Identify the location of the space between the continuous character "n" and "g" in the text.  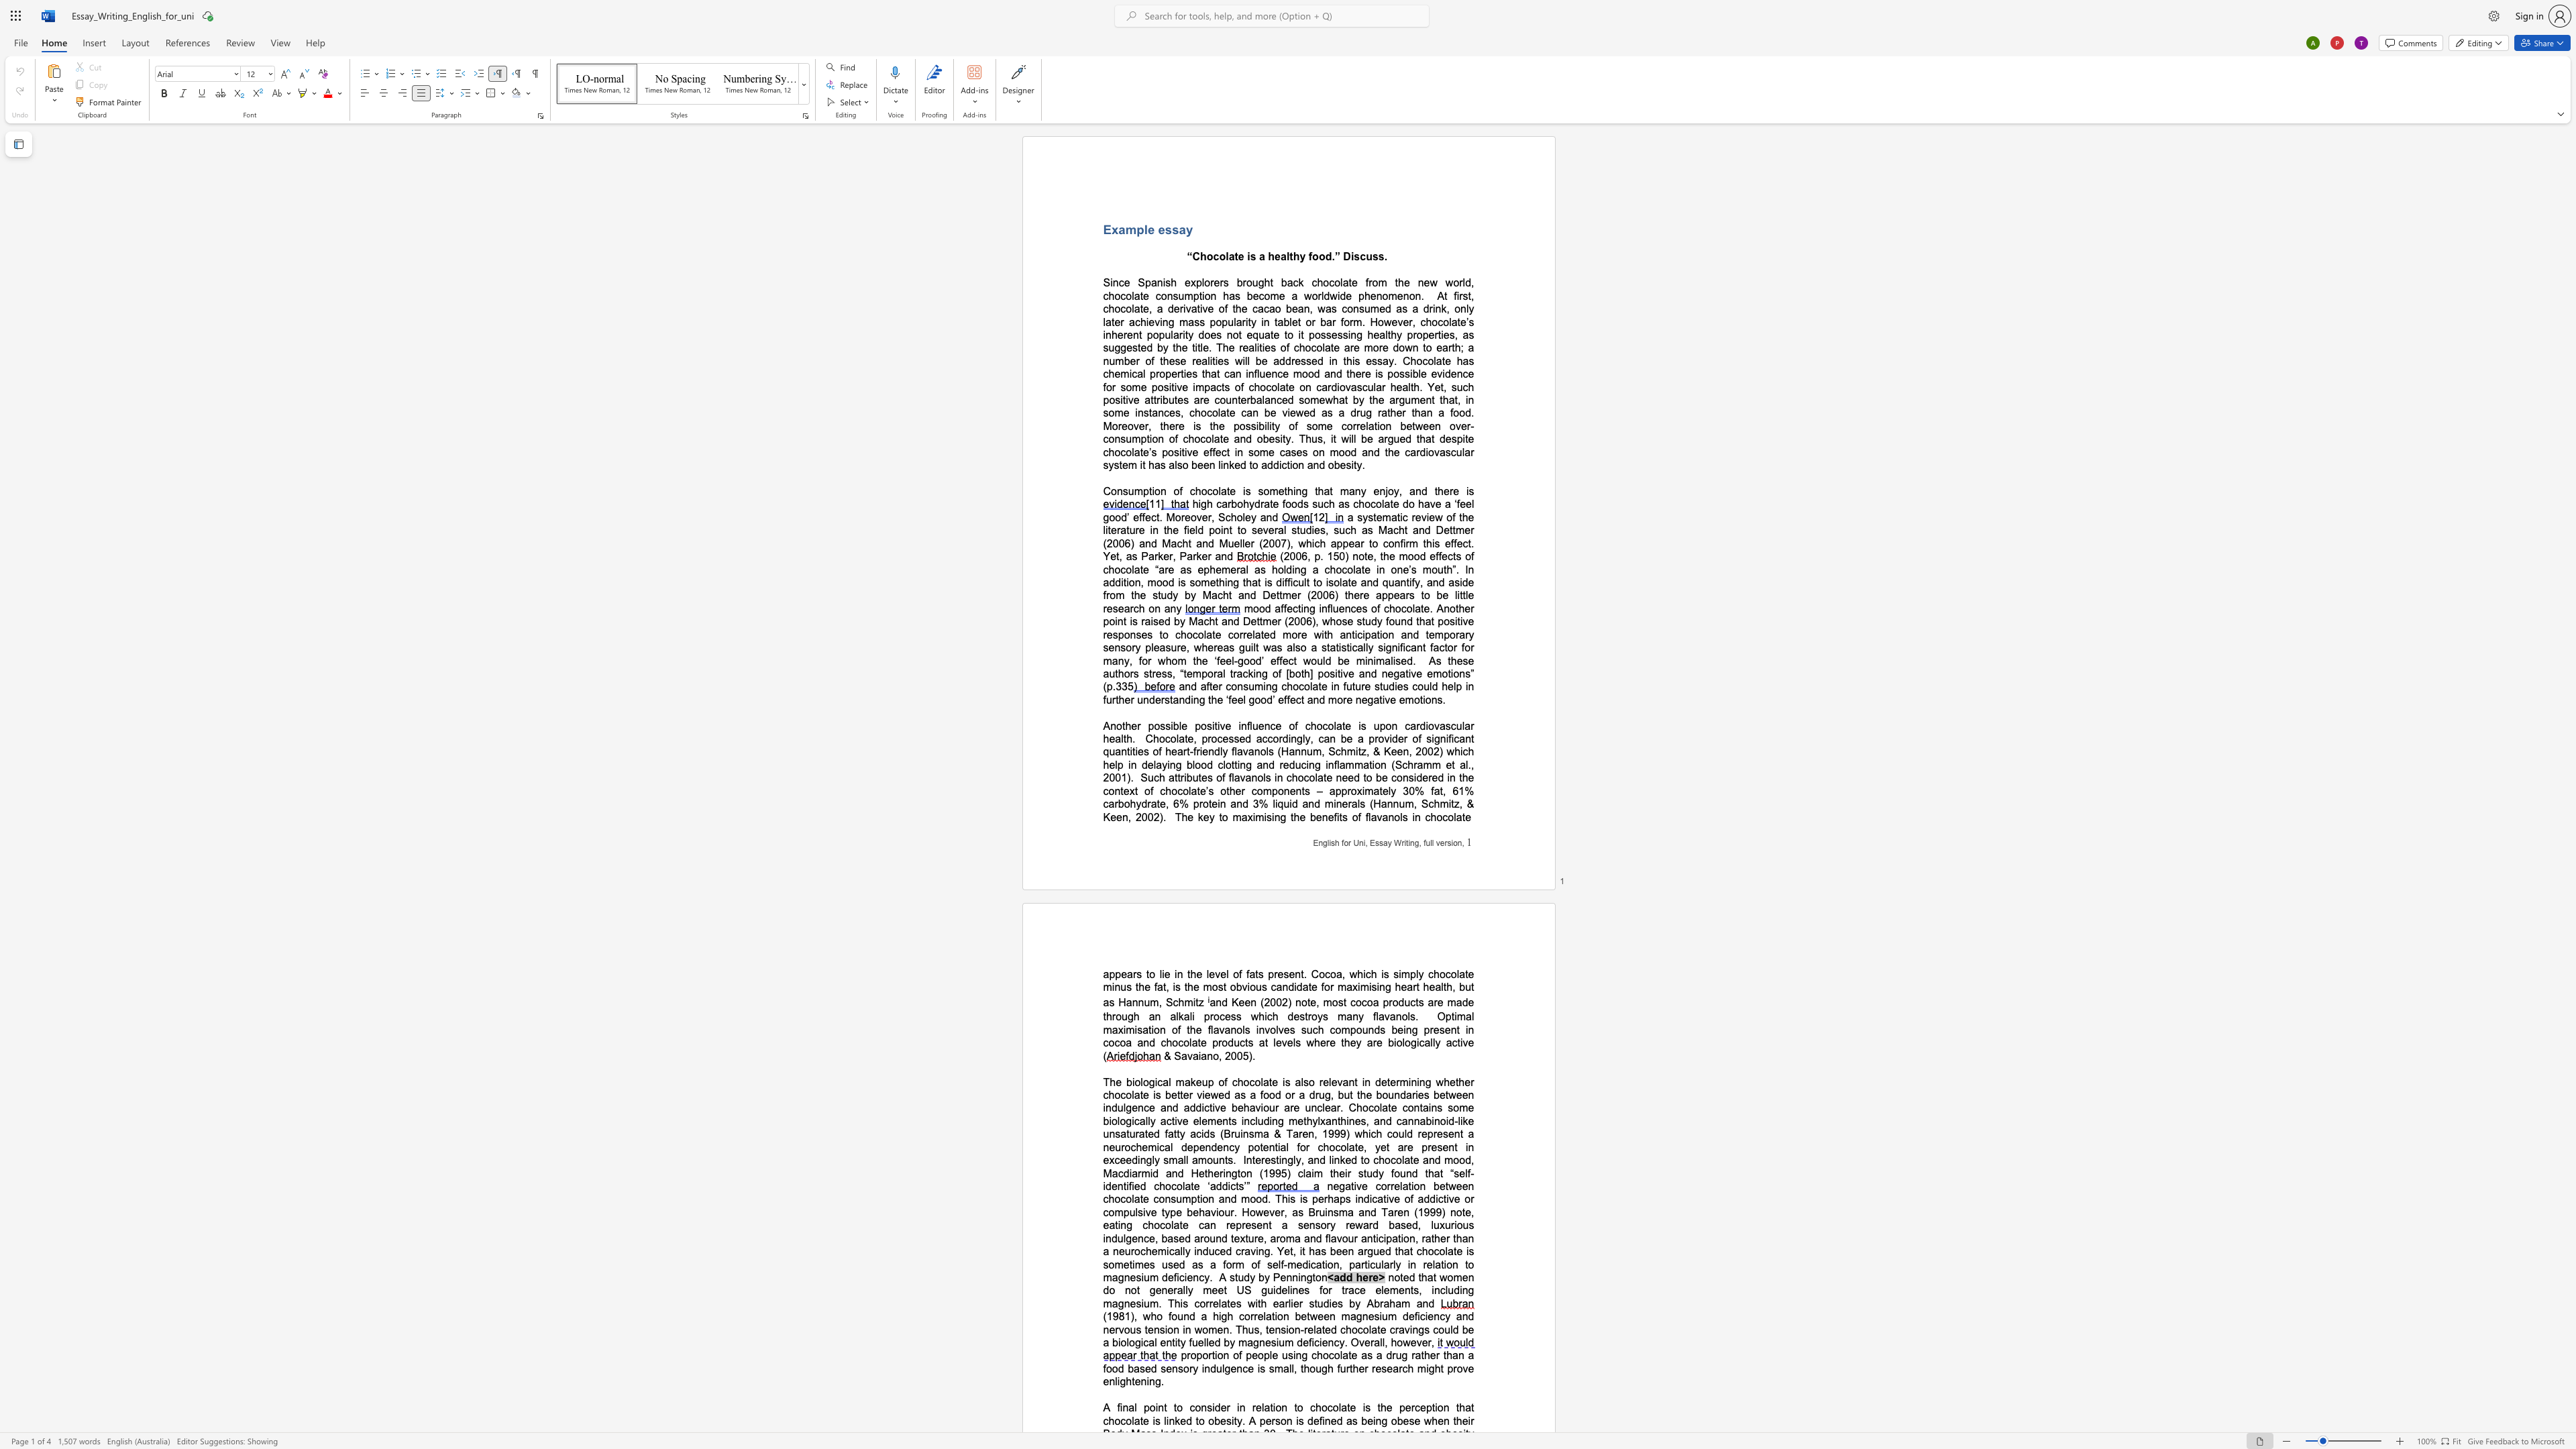
(1424, 1081).